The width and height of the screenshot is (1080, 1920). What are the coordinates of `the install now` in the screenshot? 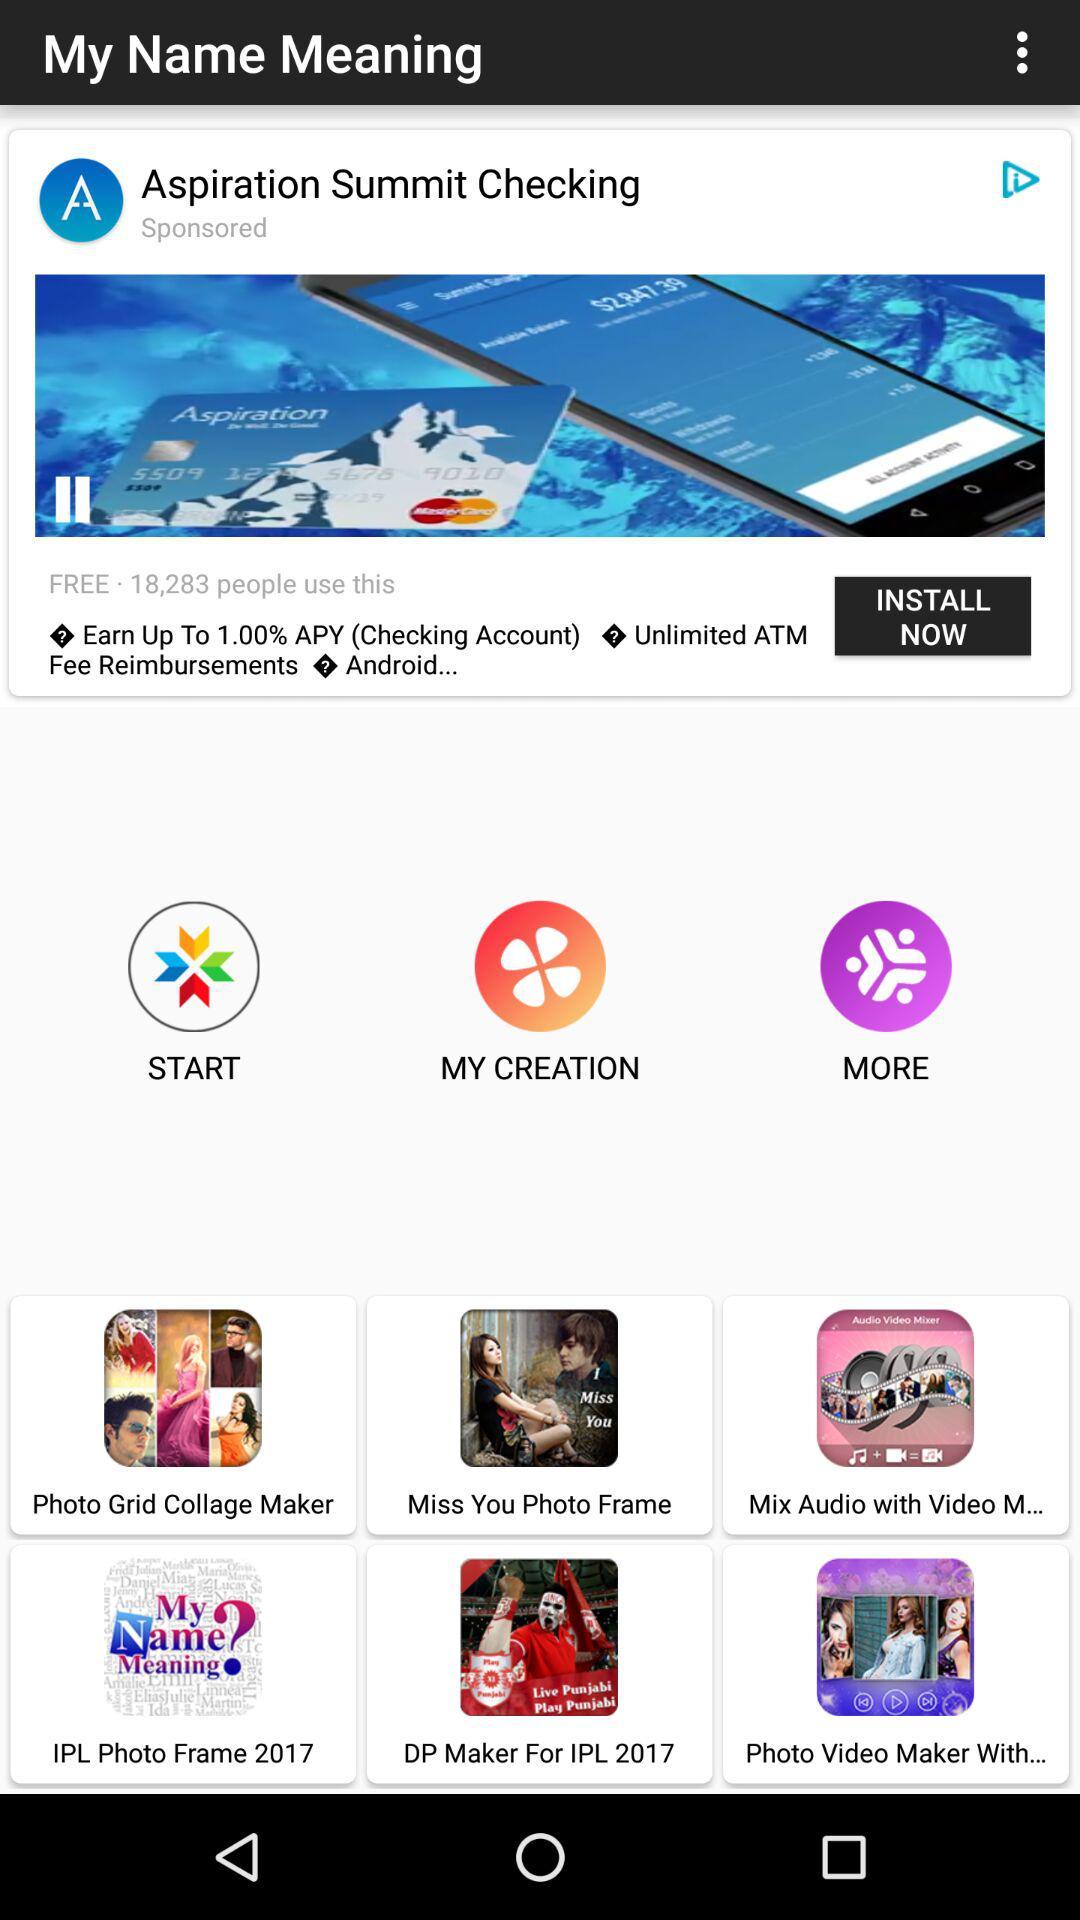 It's located at (933, 615).